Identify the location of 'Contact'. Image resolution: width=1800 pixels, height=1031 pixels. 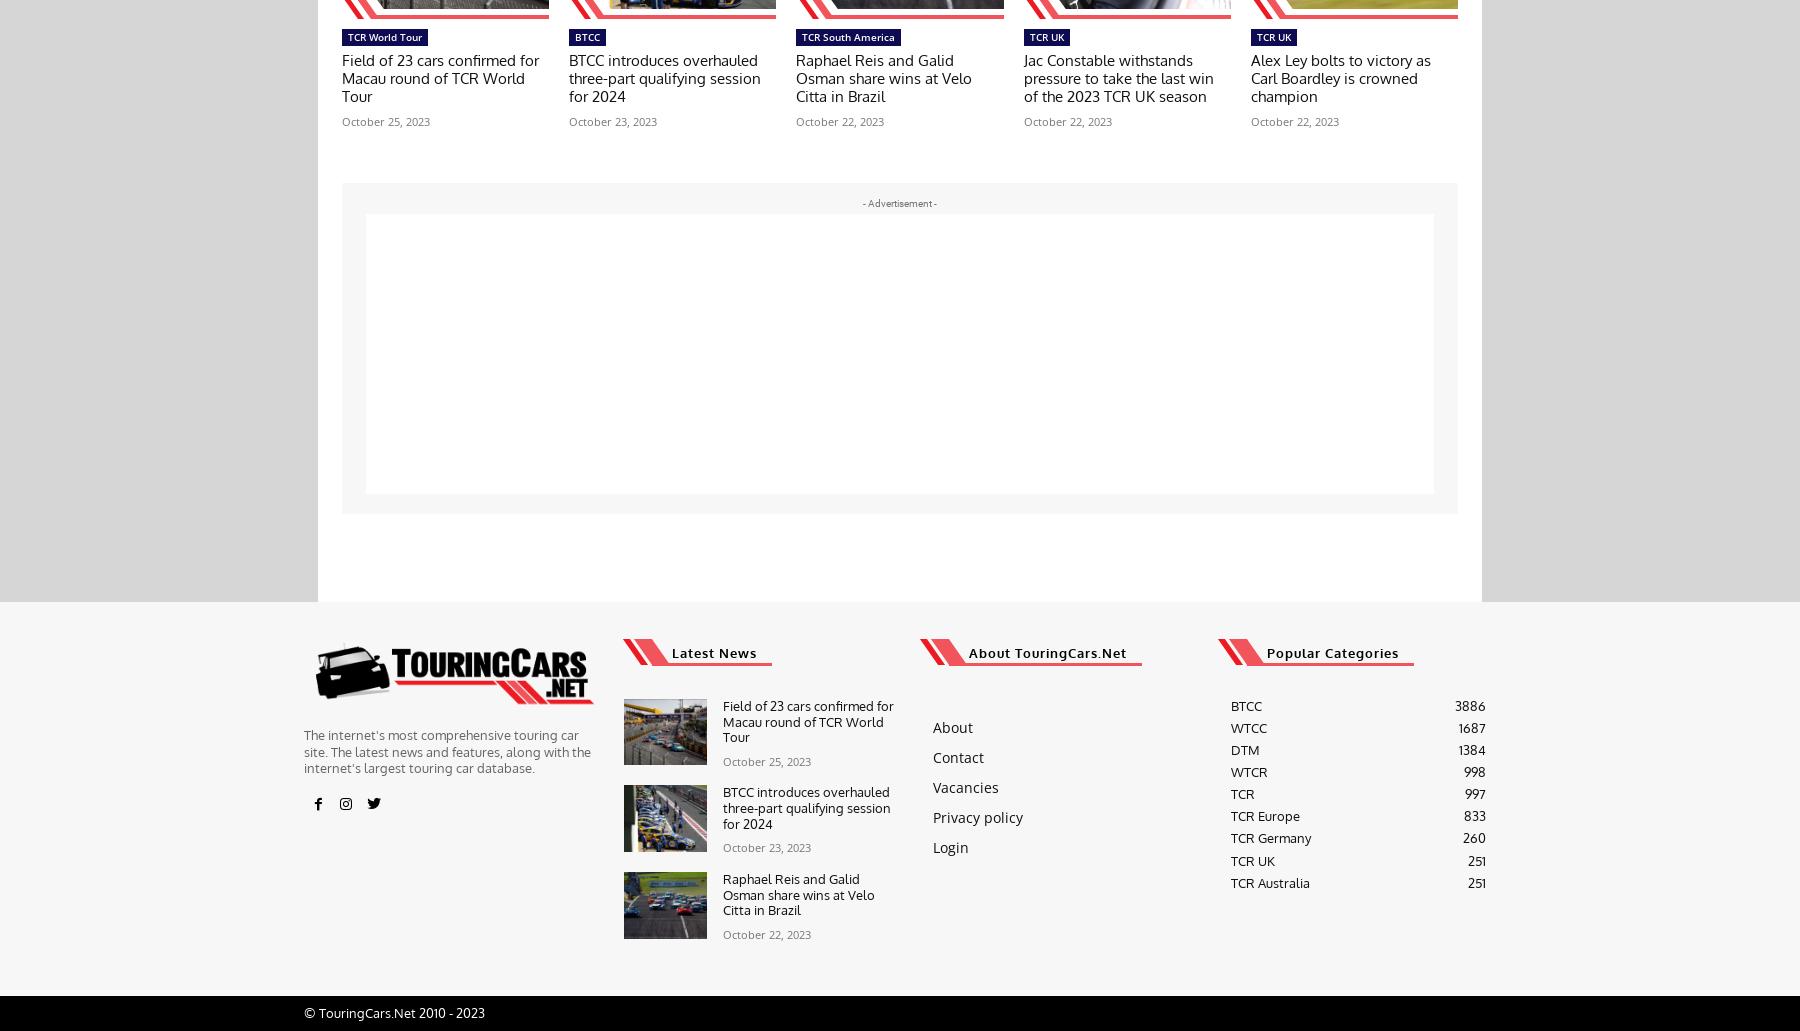
(957, 755).